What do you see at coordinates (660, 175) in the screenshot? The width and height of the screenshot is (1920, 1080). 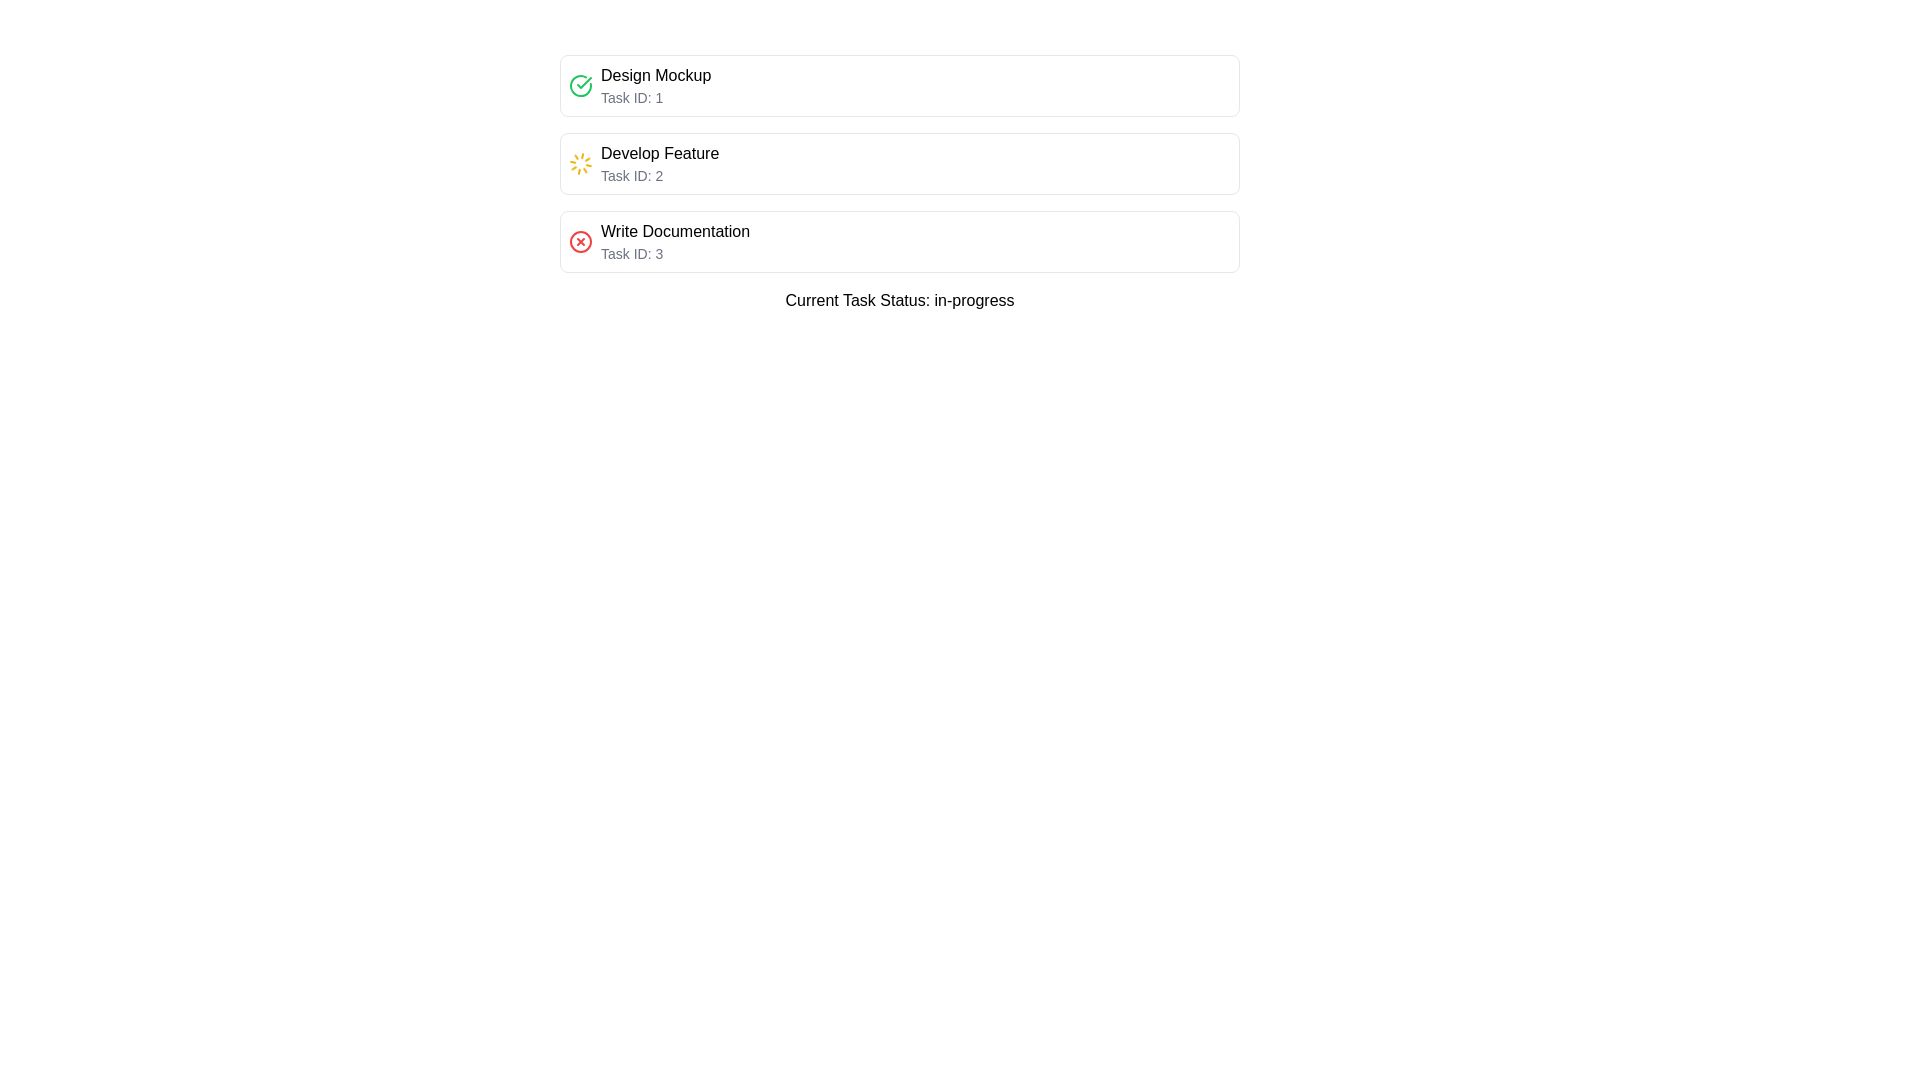 I see `text that serves as a descriptive label indicating the unique identifier of the task item named 'Develop Feature', positioned below it` at bounding box center [660, 175].